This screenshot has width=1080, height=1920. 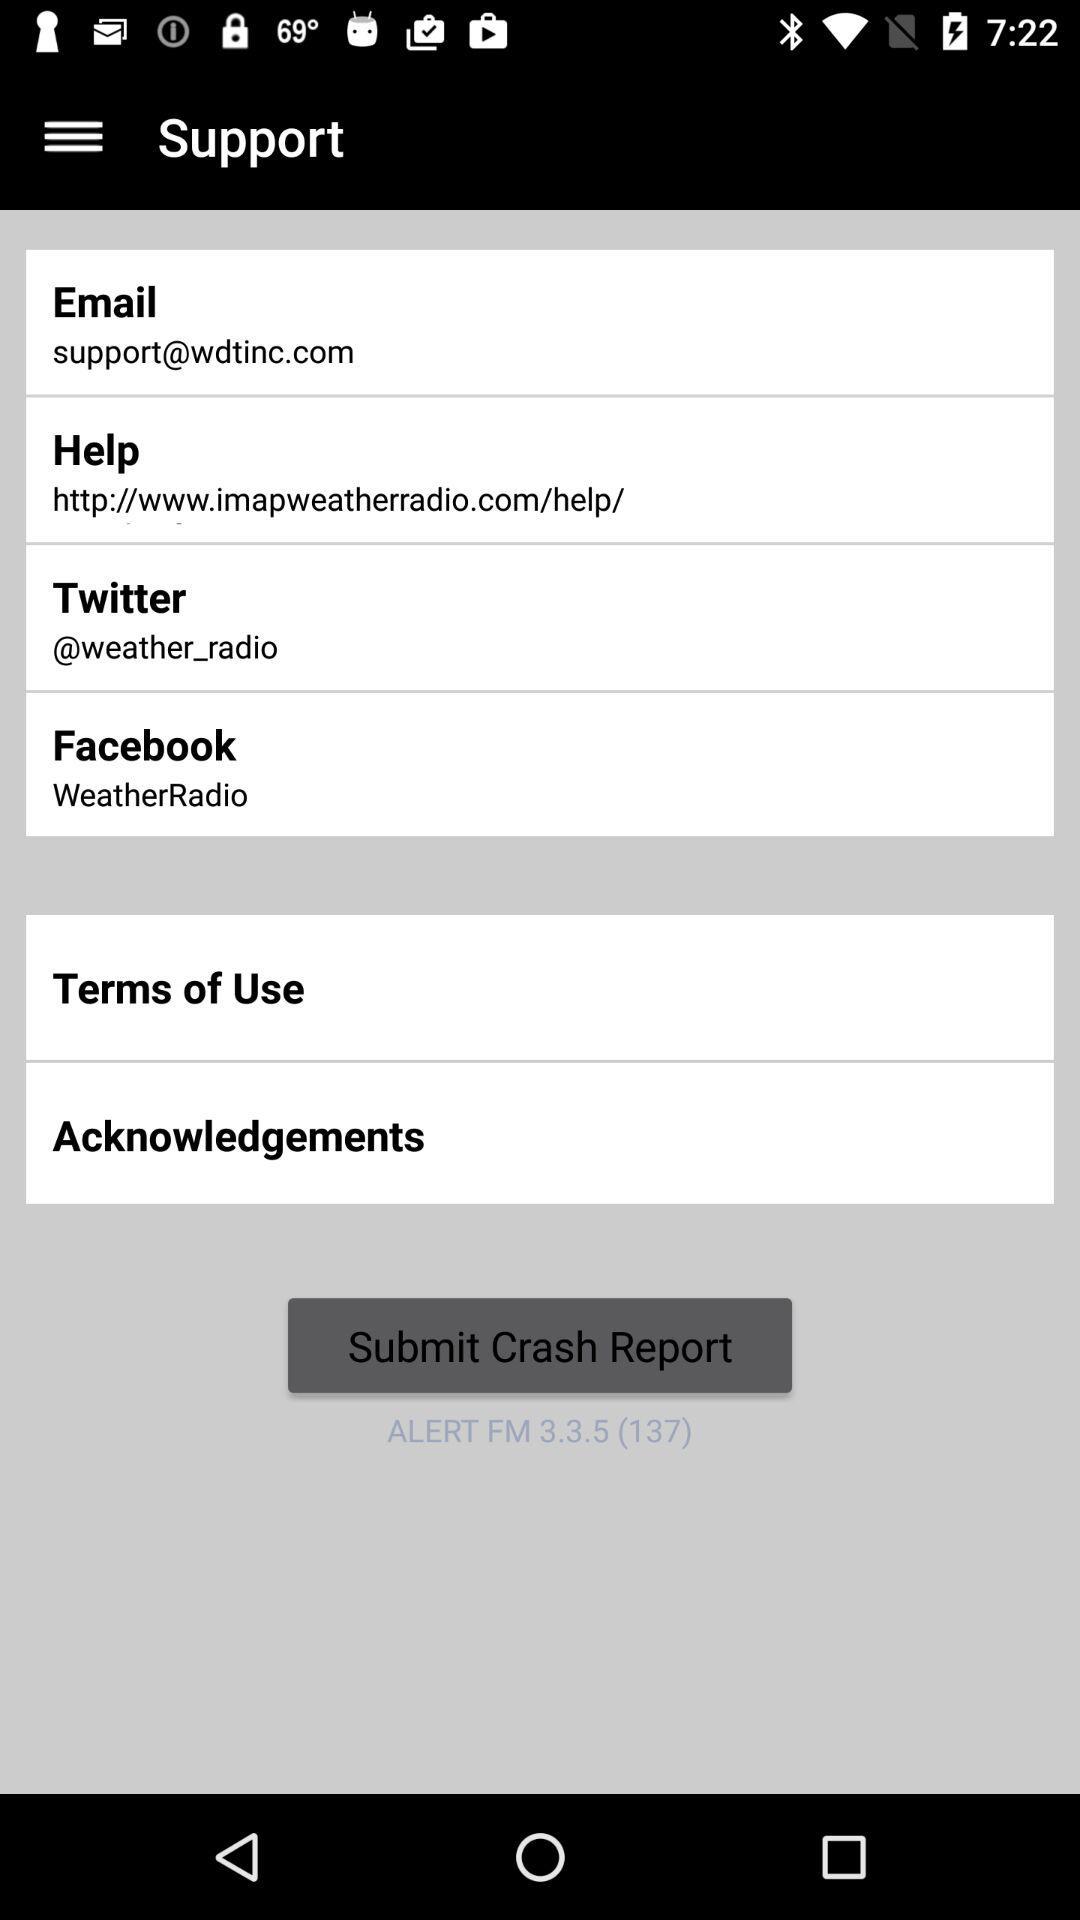 I want to click on the menu icon, so click(x=72, y=135).